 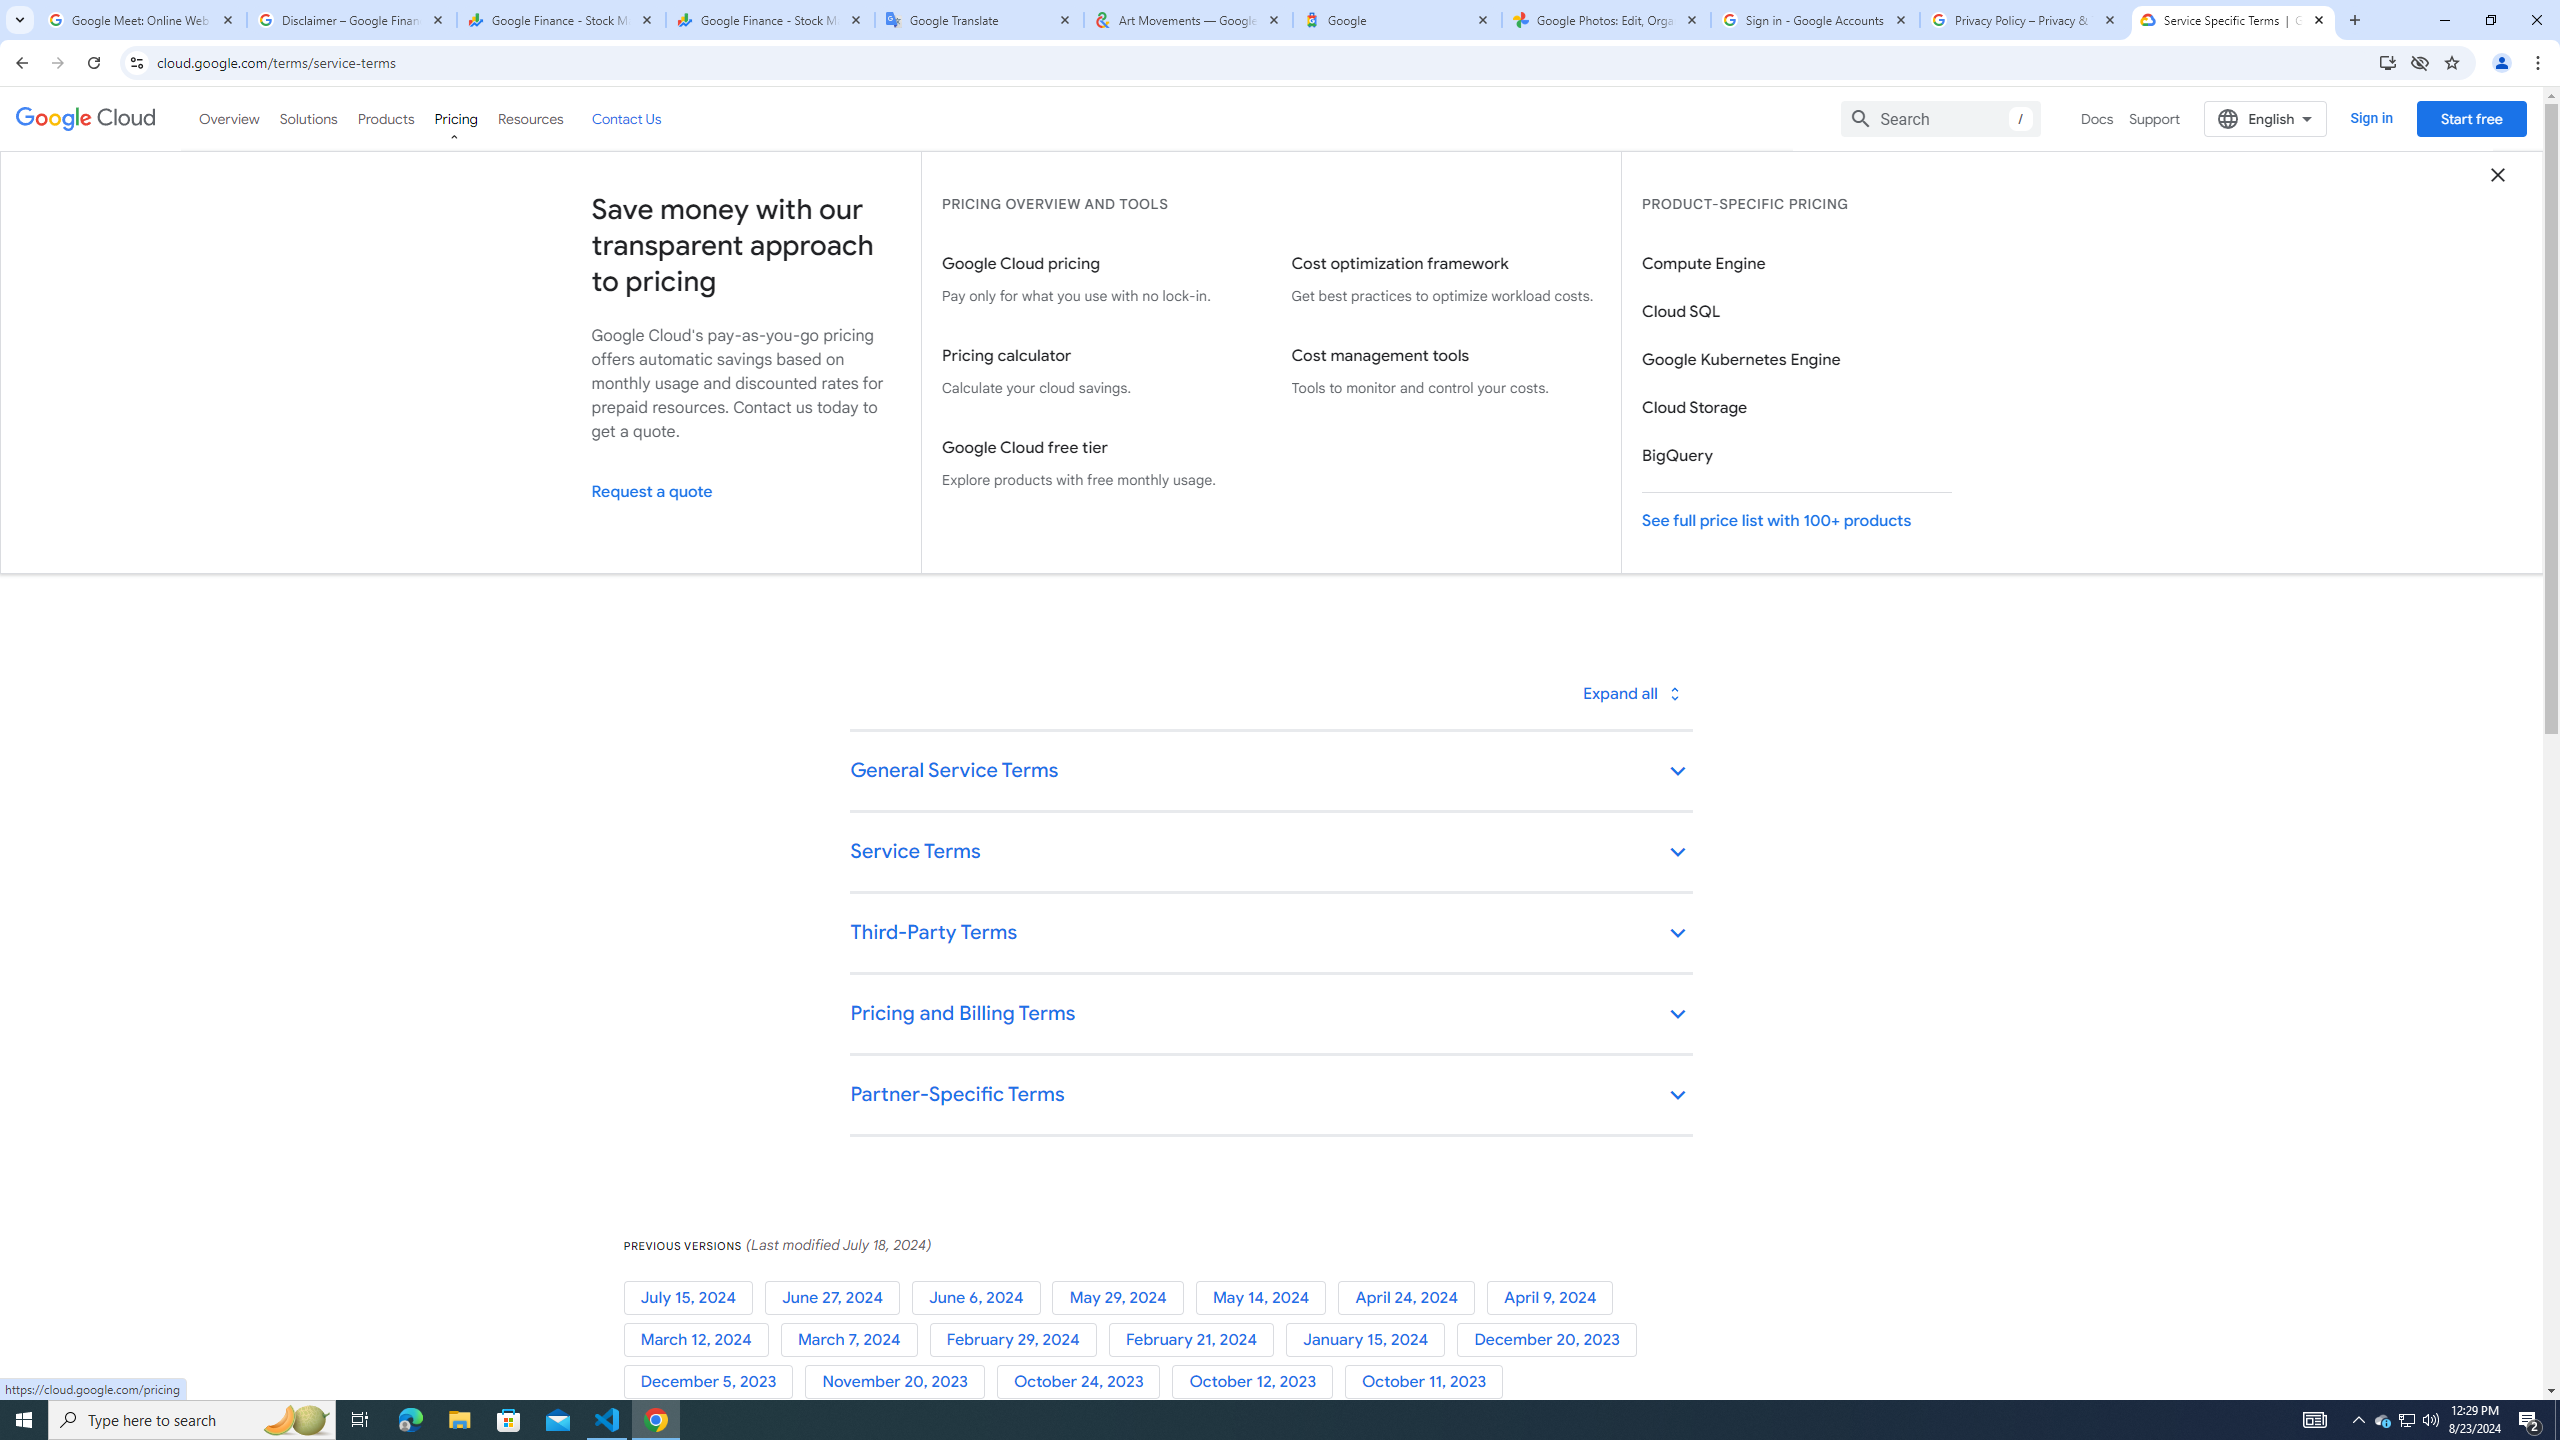 What do you see at coordinates (1794, 264) in the screenshot?
I see `'Compute Engine'` at bounding box center [1794, 264].